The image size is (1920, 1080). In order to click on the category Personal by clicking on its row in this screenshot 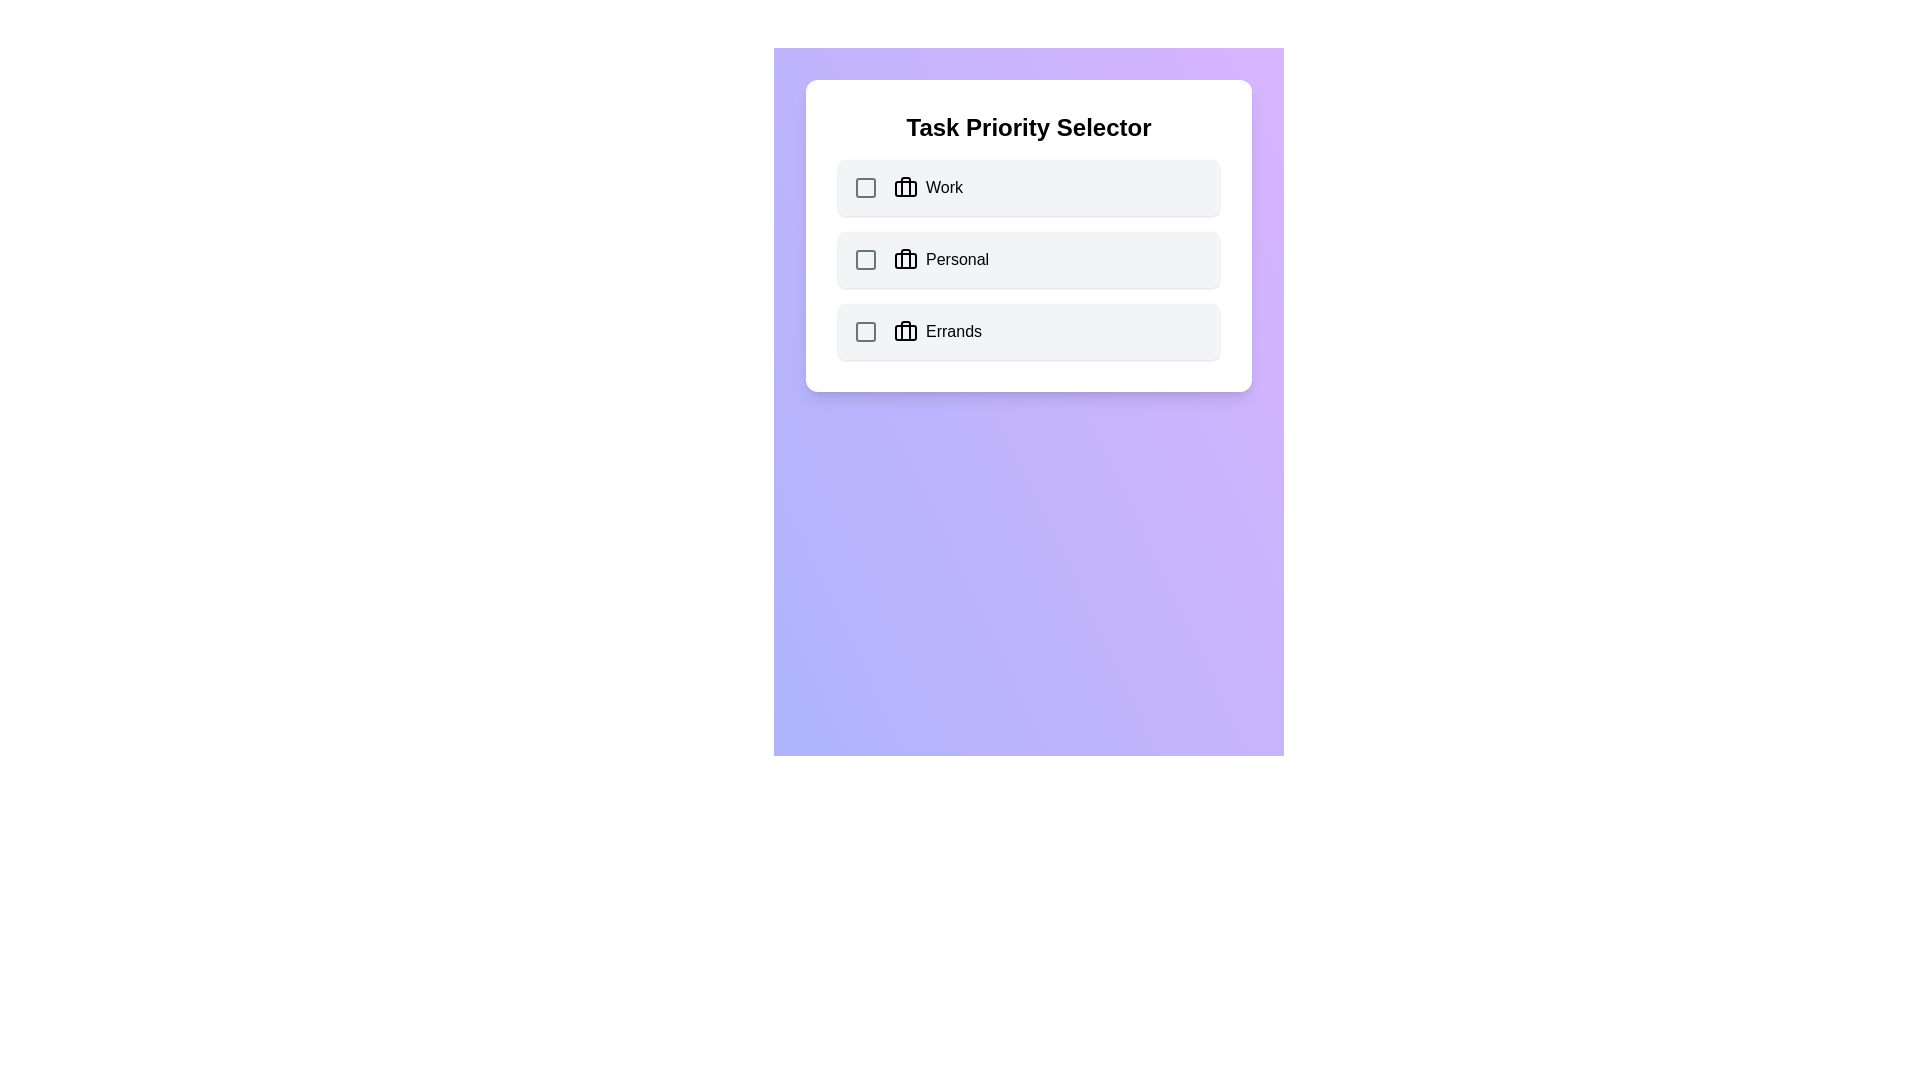, I will do `click(1028, 258)`.